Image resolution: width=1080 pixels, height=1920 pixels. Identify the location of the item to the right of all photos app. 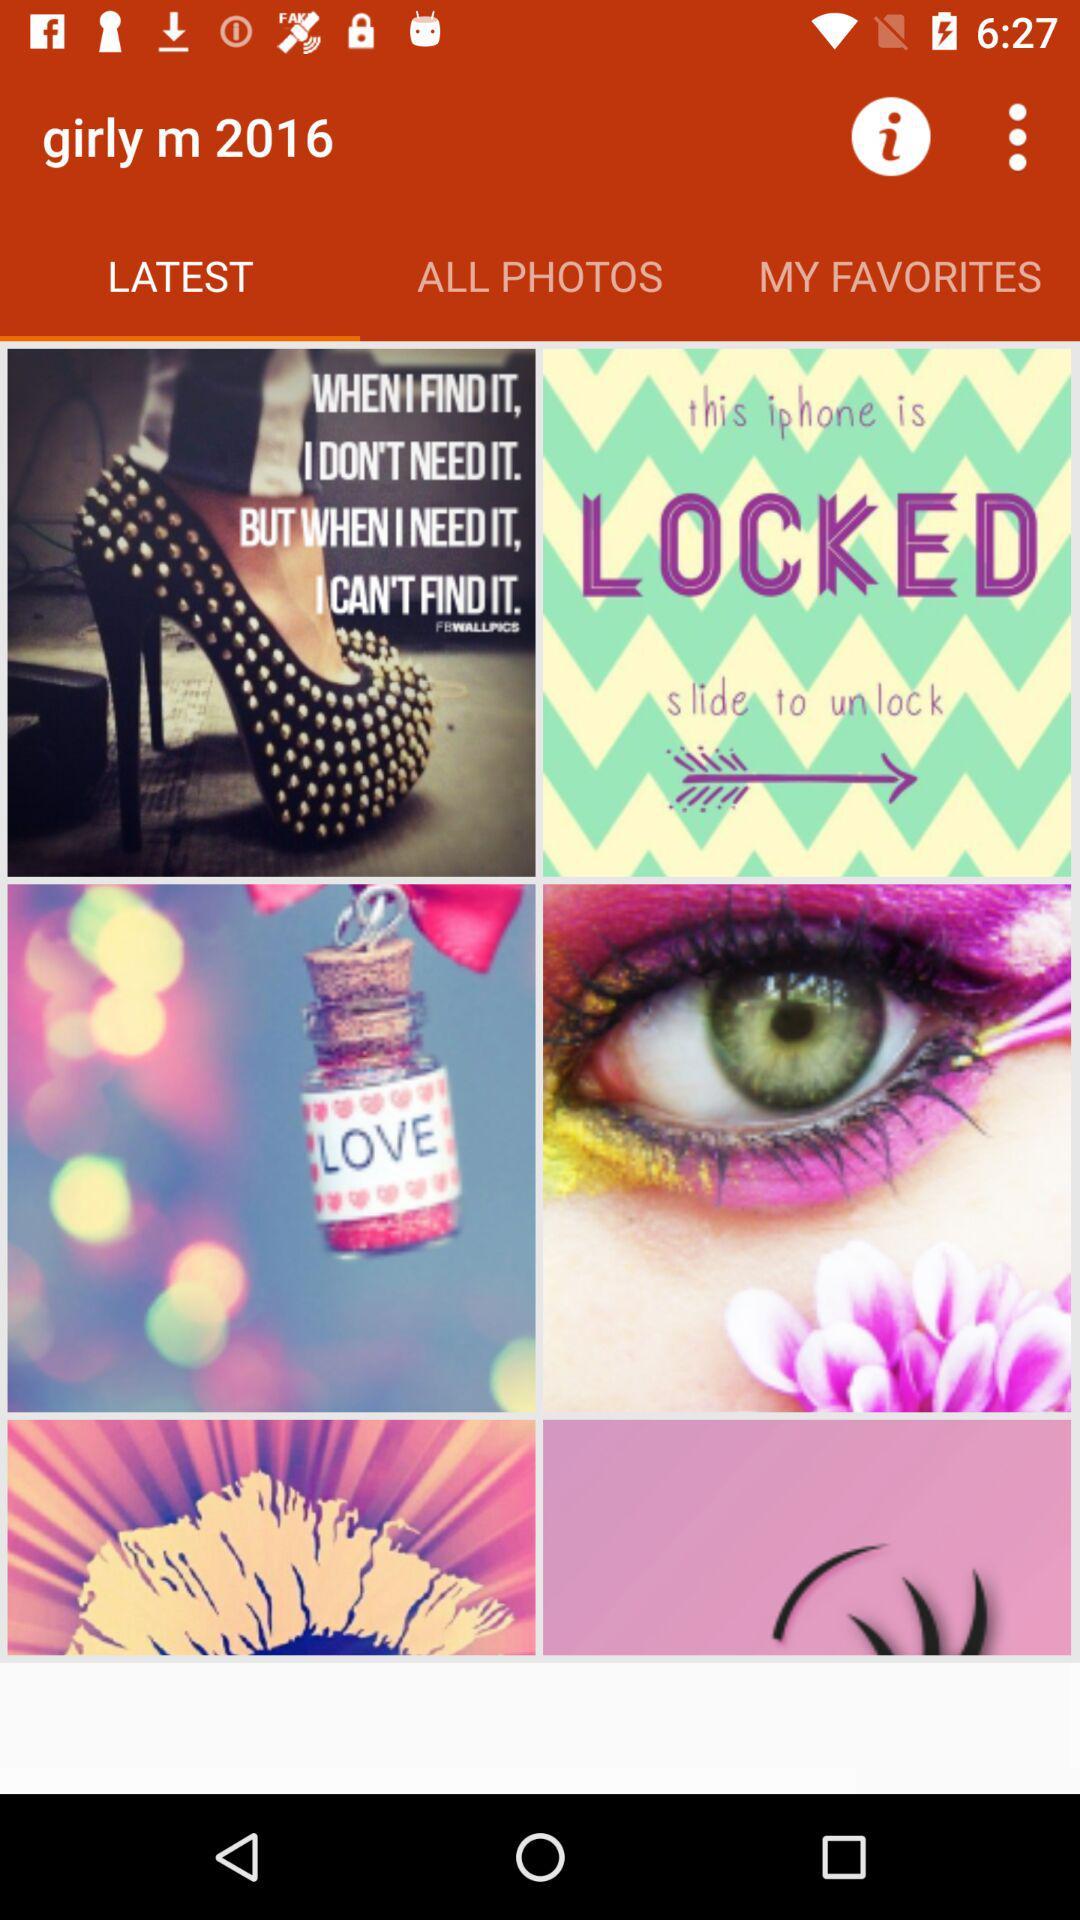
(890, 135).